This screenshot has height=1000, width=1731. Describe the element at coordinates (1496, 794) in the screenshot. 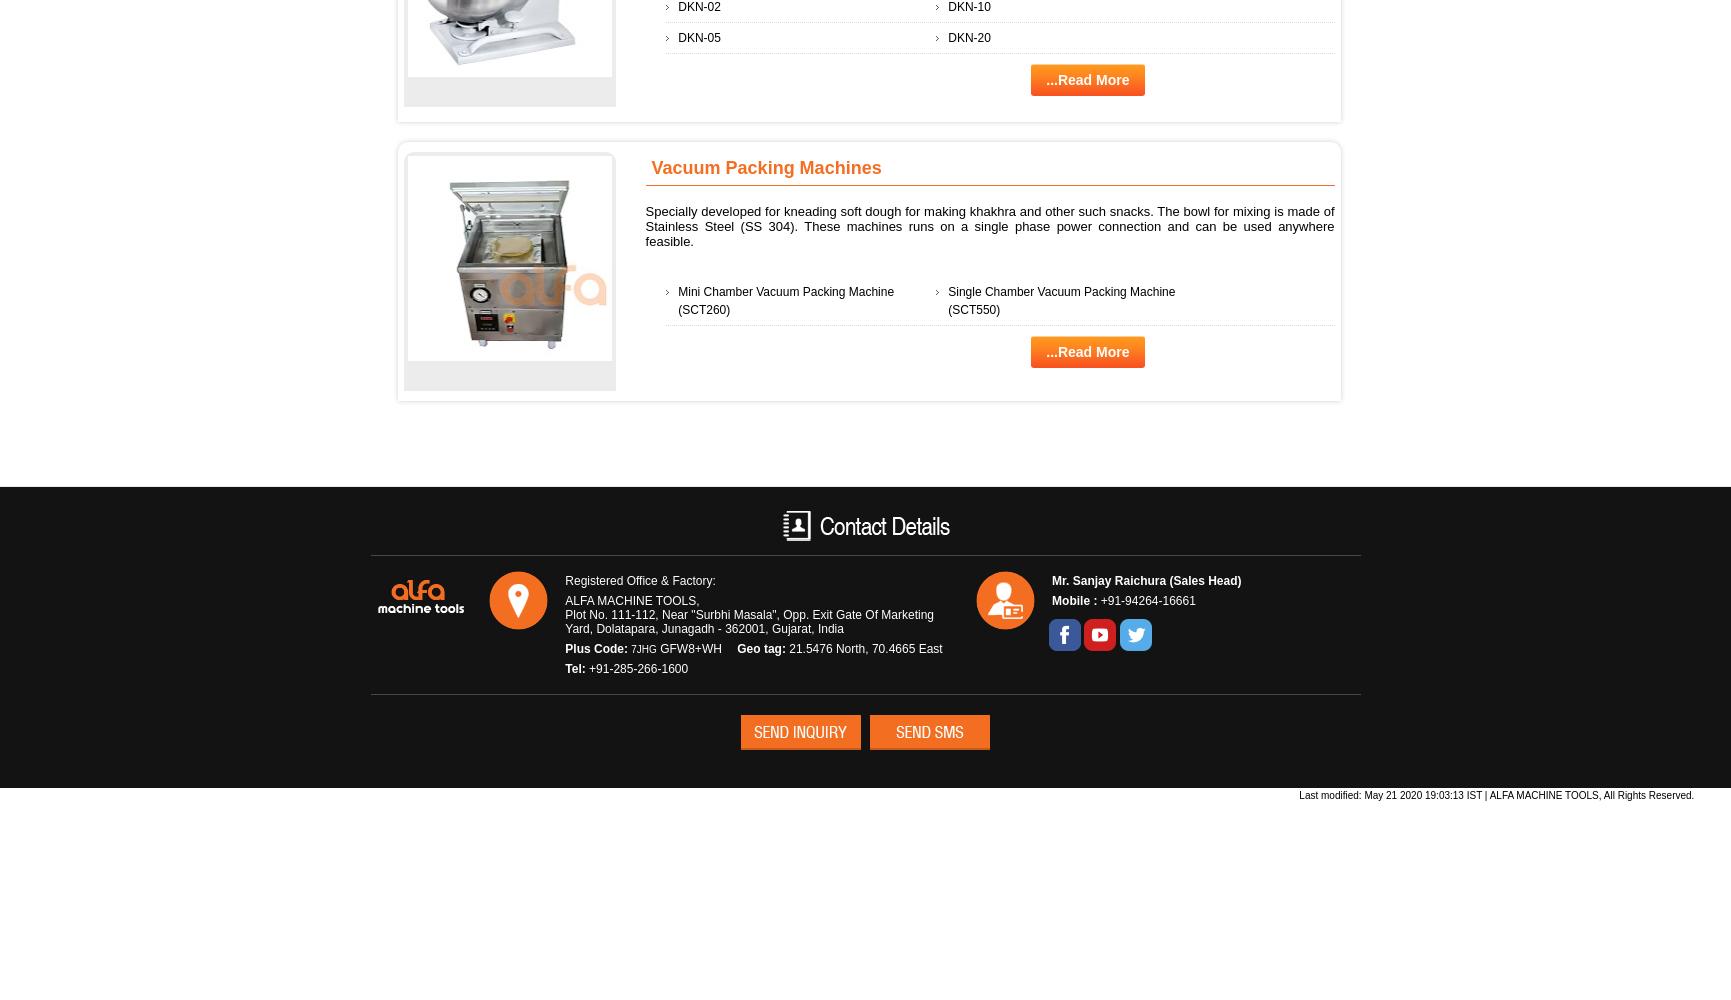

I see `'Last modified: May 21 2020 19:03:13 IST | ALFA MACHINE TOOLS, All Rights Reserved.'` at that location.